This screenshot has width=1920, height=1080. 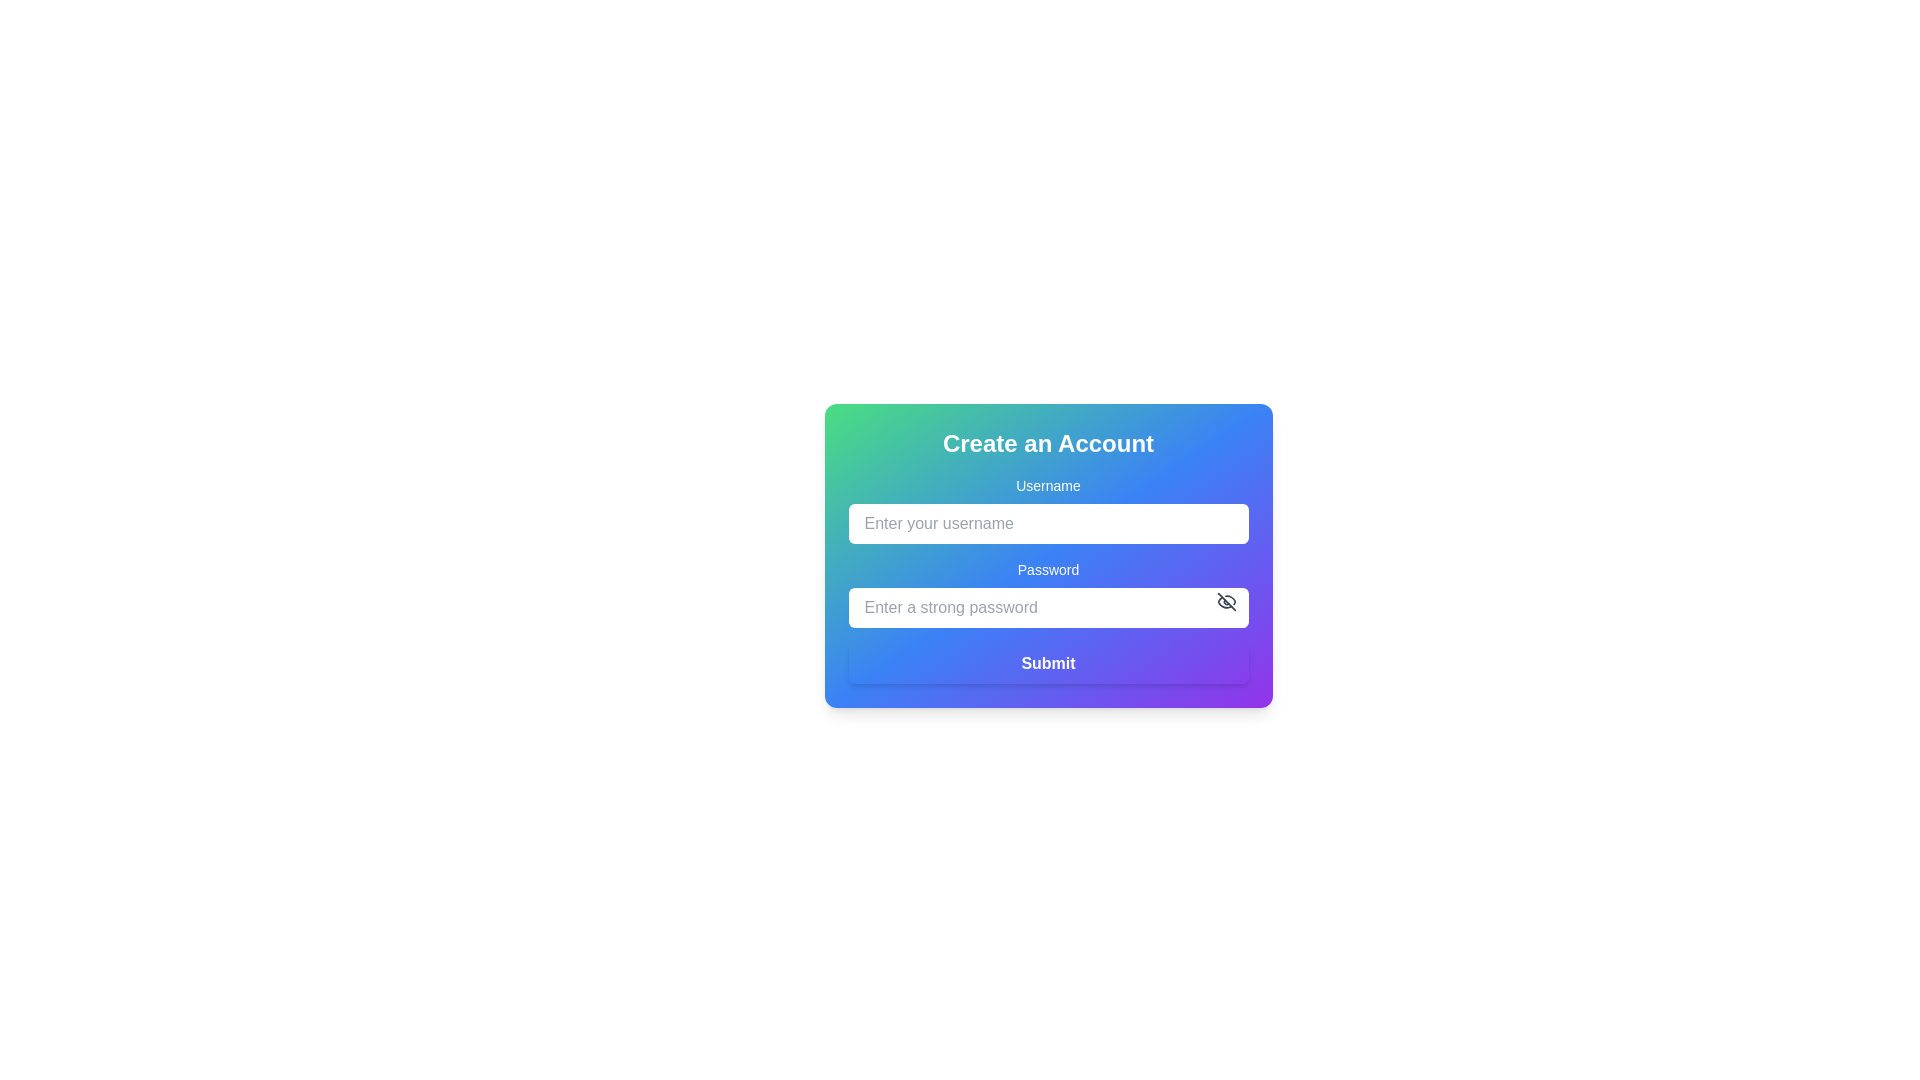 What do you see at coordinates (1225, 600) in the screenshot?
I see `the button located to the right of the password input field` at bounding box center [1225, 600].